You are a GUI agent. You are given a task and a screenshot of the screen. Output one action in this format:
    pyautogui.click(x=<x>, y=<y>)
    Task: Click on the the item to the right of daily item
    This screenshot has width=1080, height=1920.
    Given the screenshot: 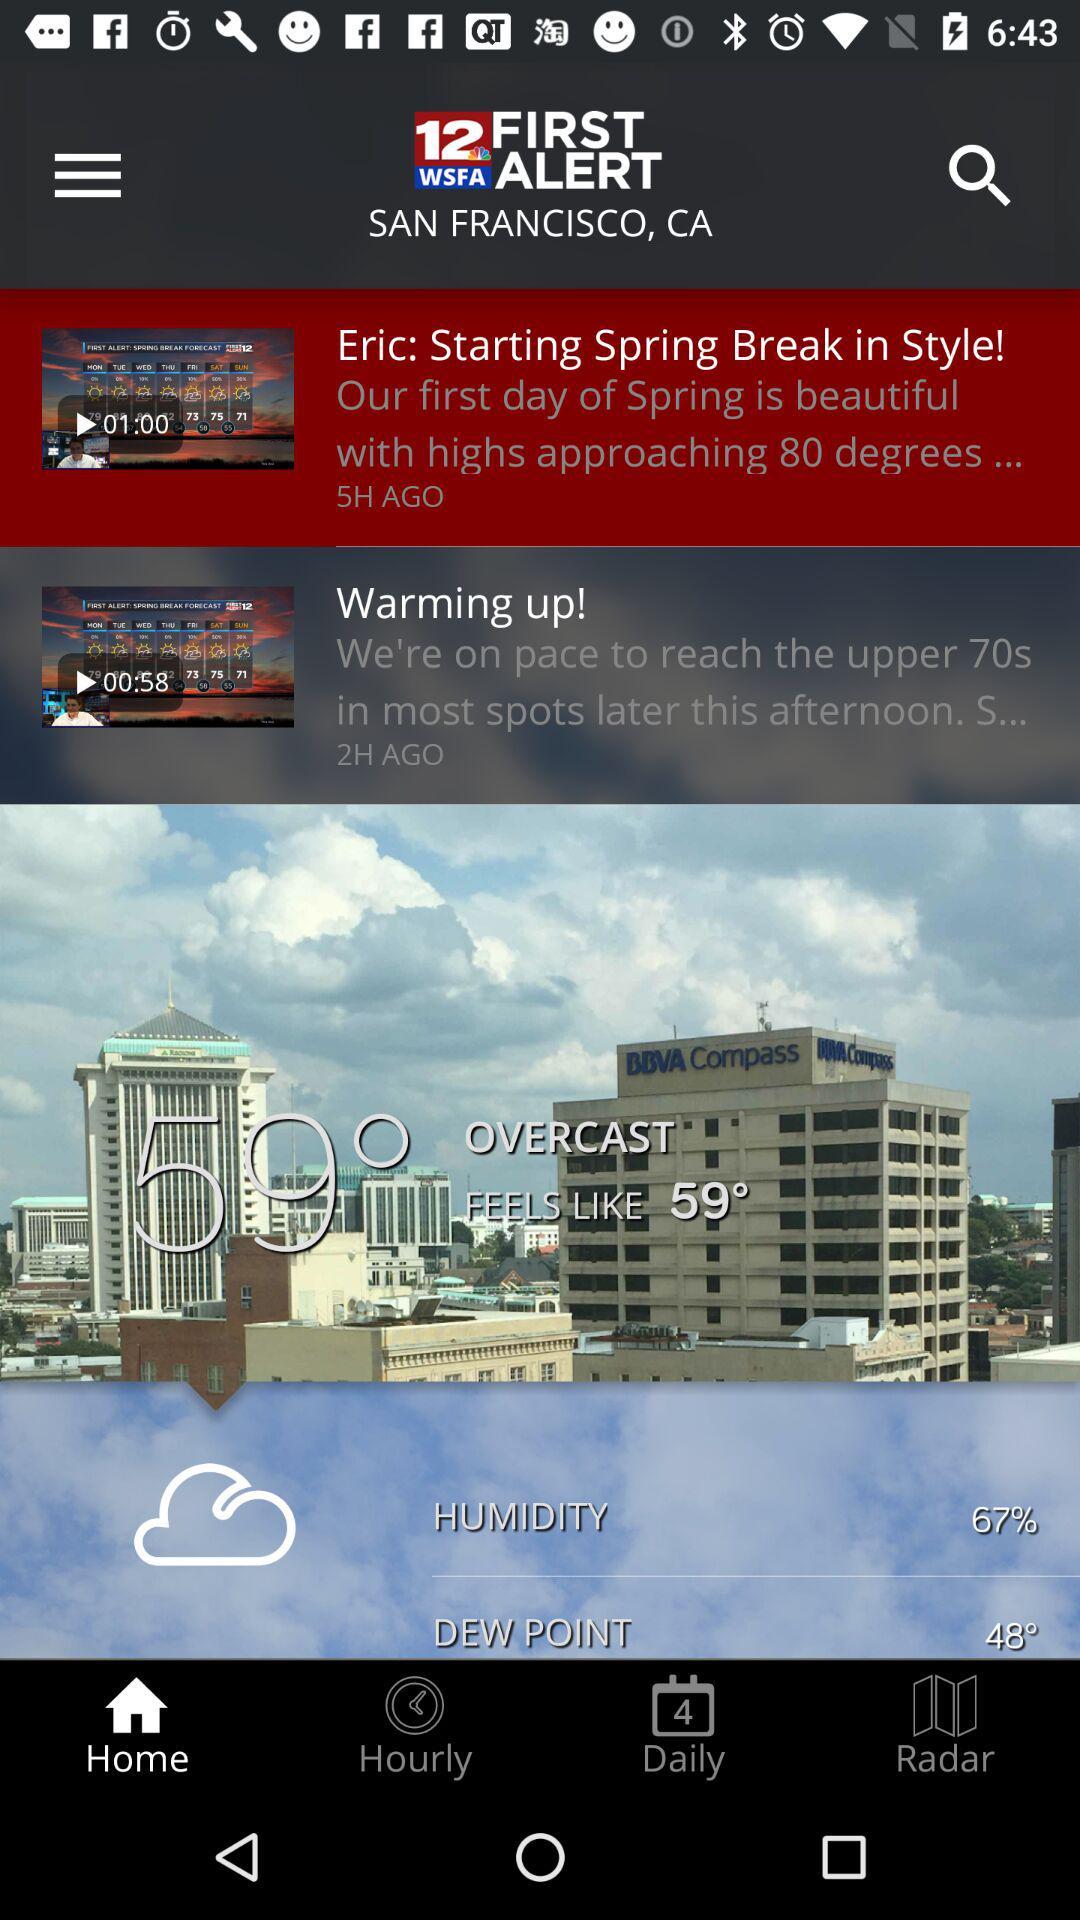 What is the action you would take?
    pyautogui.click(x=945, y=1726)
    